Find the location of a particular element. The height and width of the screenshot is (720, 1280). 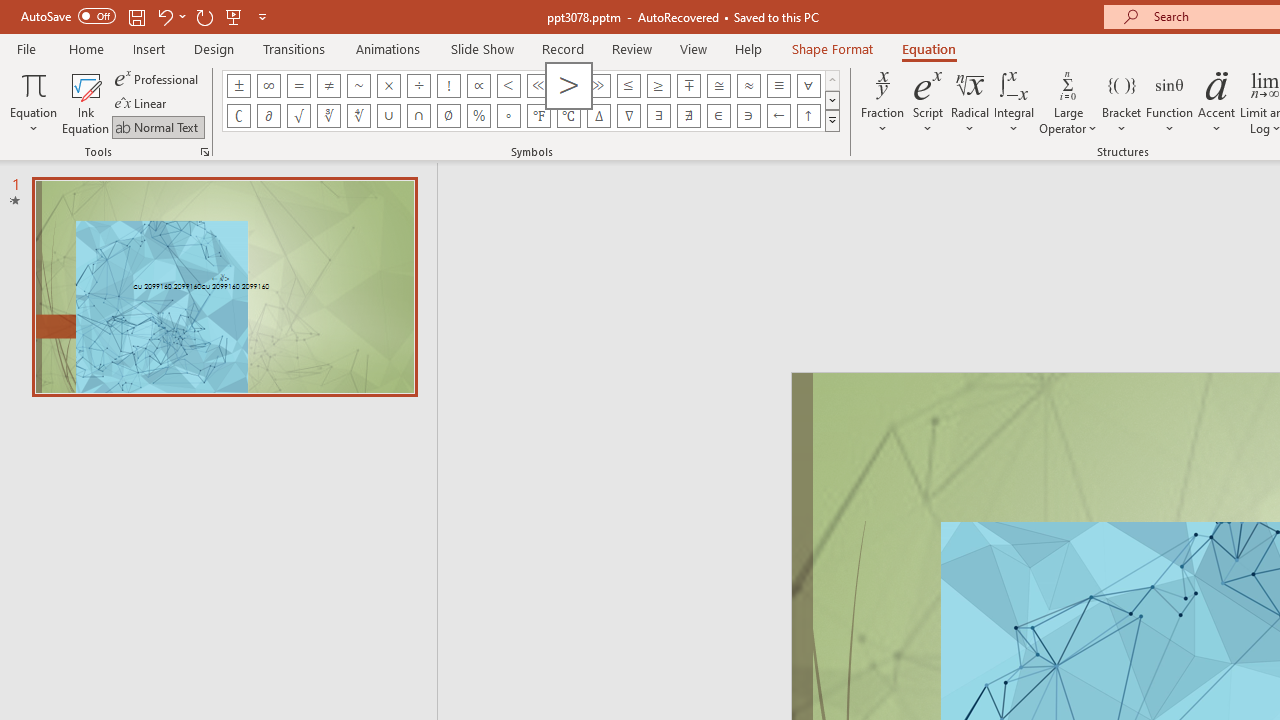

'Equation Symbol For All' is located at coordinates (808, 85).